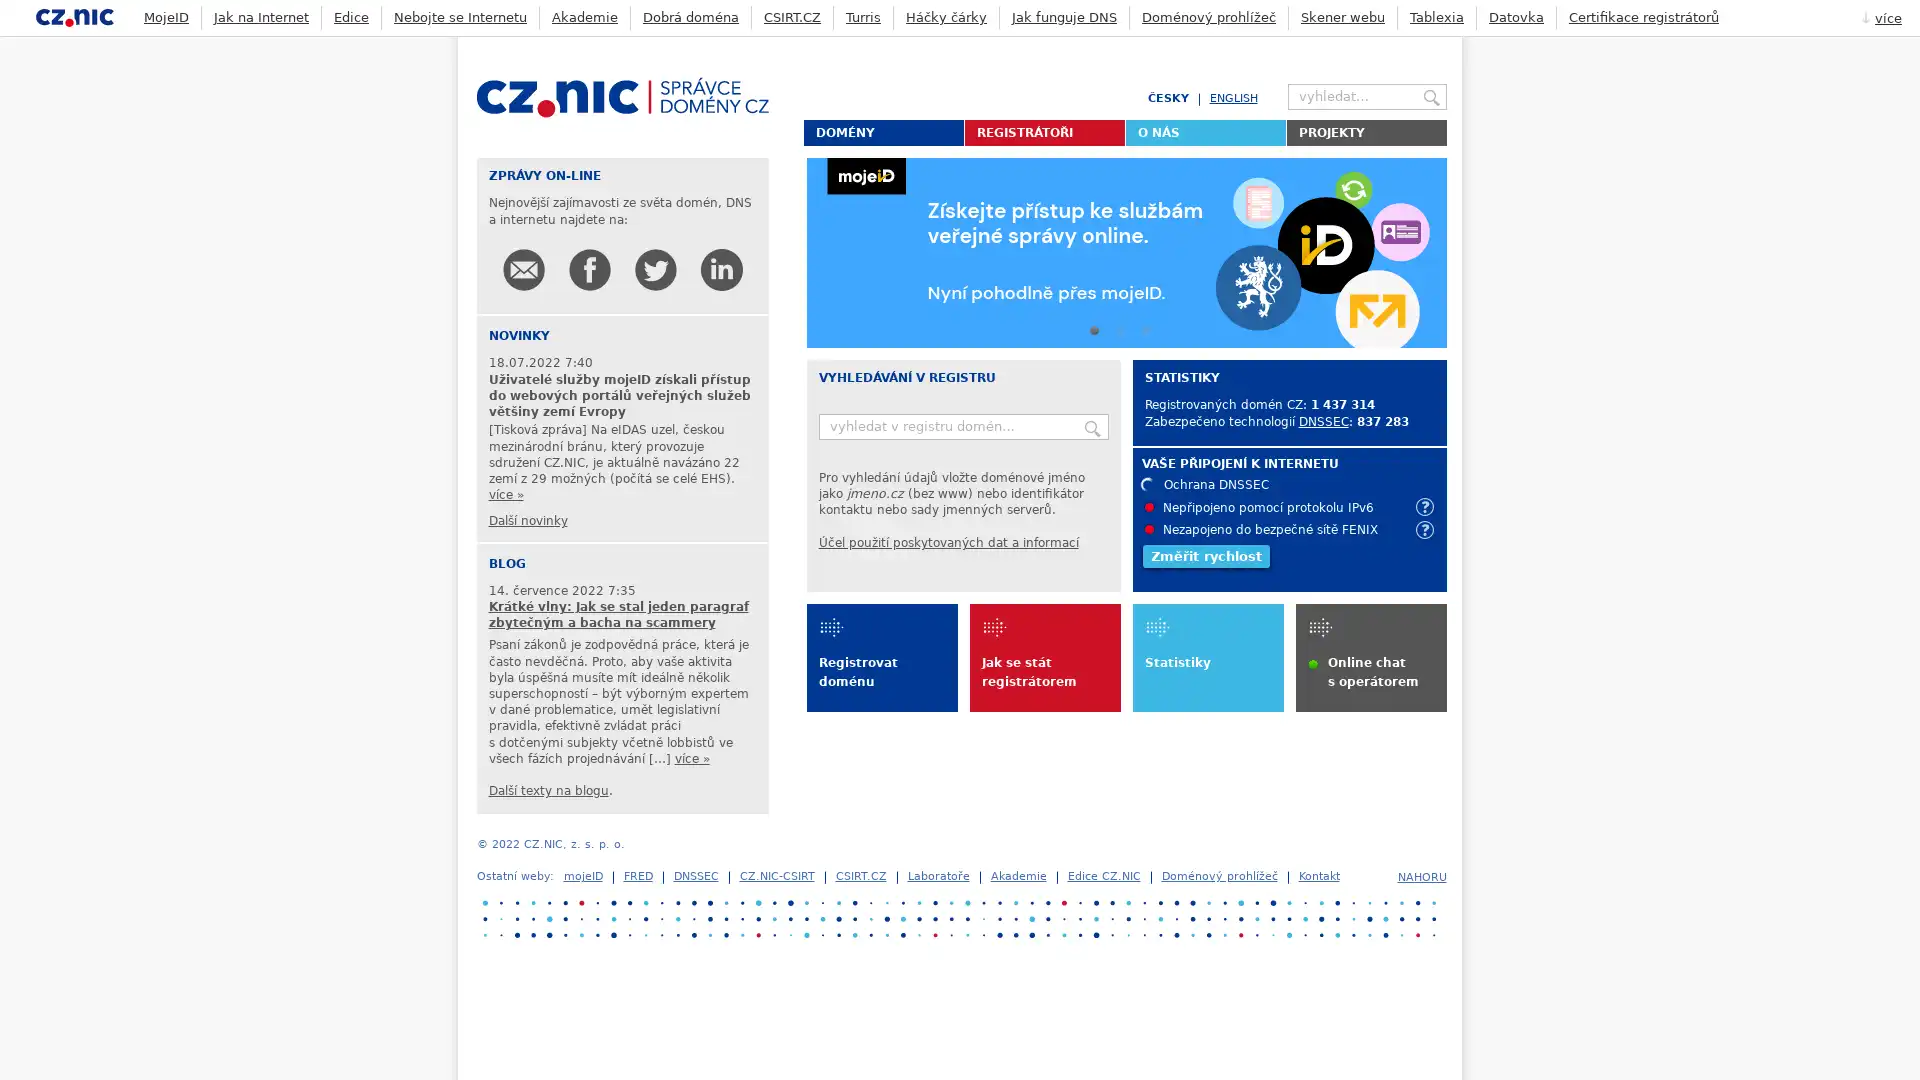 This screenshot has width=1920, height=1080. I want to click on Zmerit rychlost, so click(1204, 555).